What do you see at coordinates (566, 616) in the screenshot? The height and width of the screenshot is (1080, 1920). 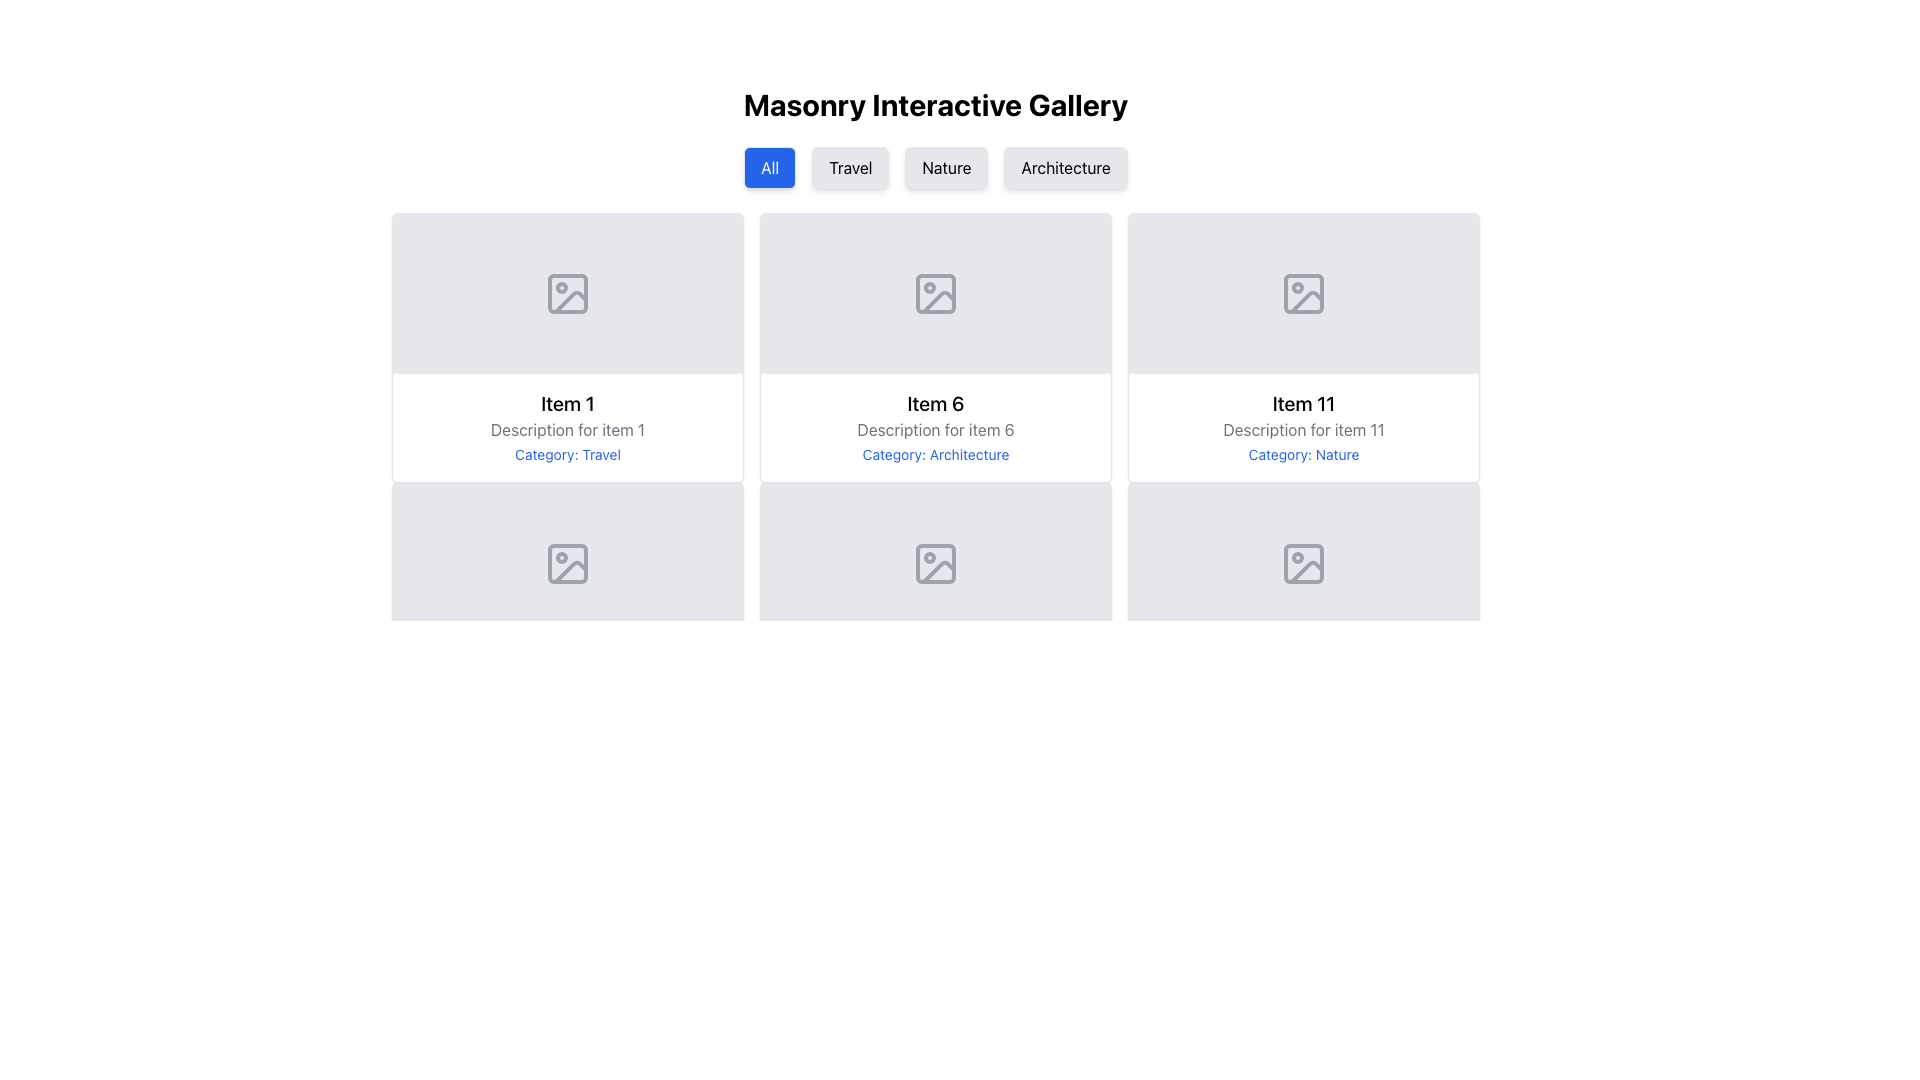 I see `the Content Placeholder located below the 'Item 1' details in the left-most column of the three-column grid layout for interaction` at bounding box center [566, 616].